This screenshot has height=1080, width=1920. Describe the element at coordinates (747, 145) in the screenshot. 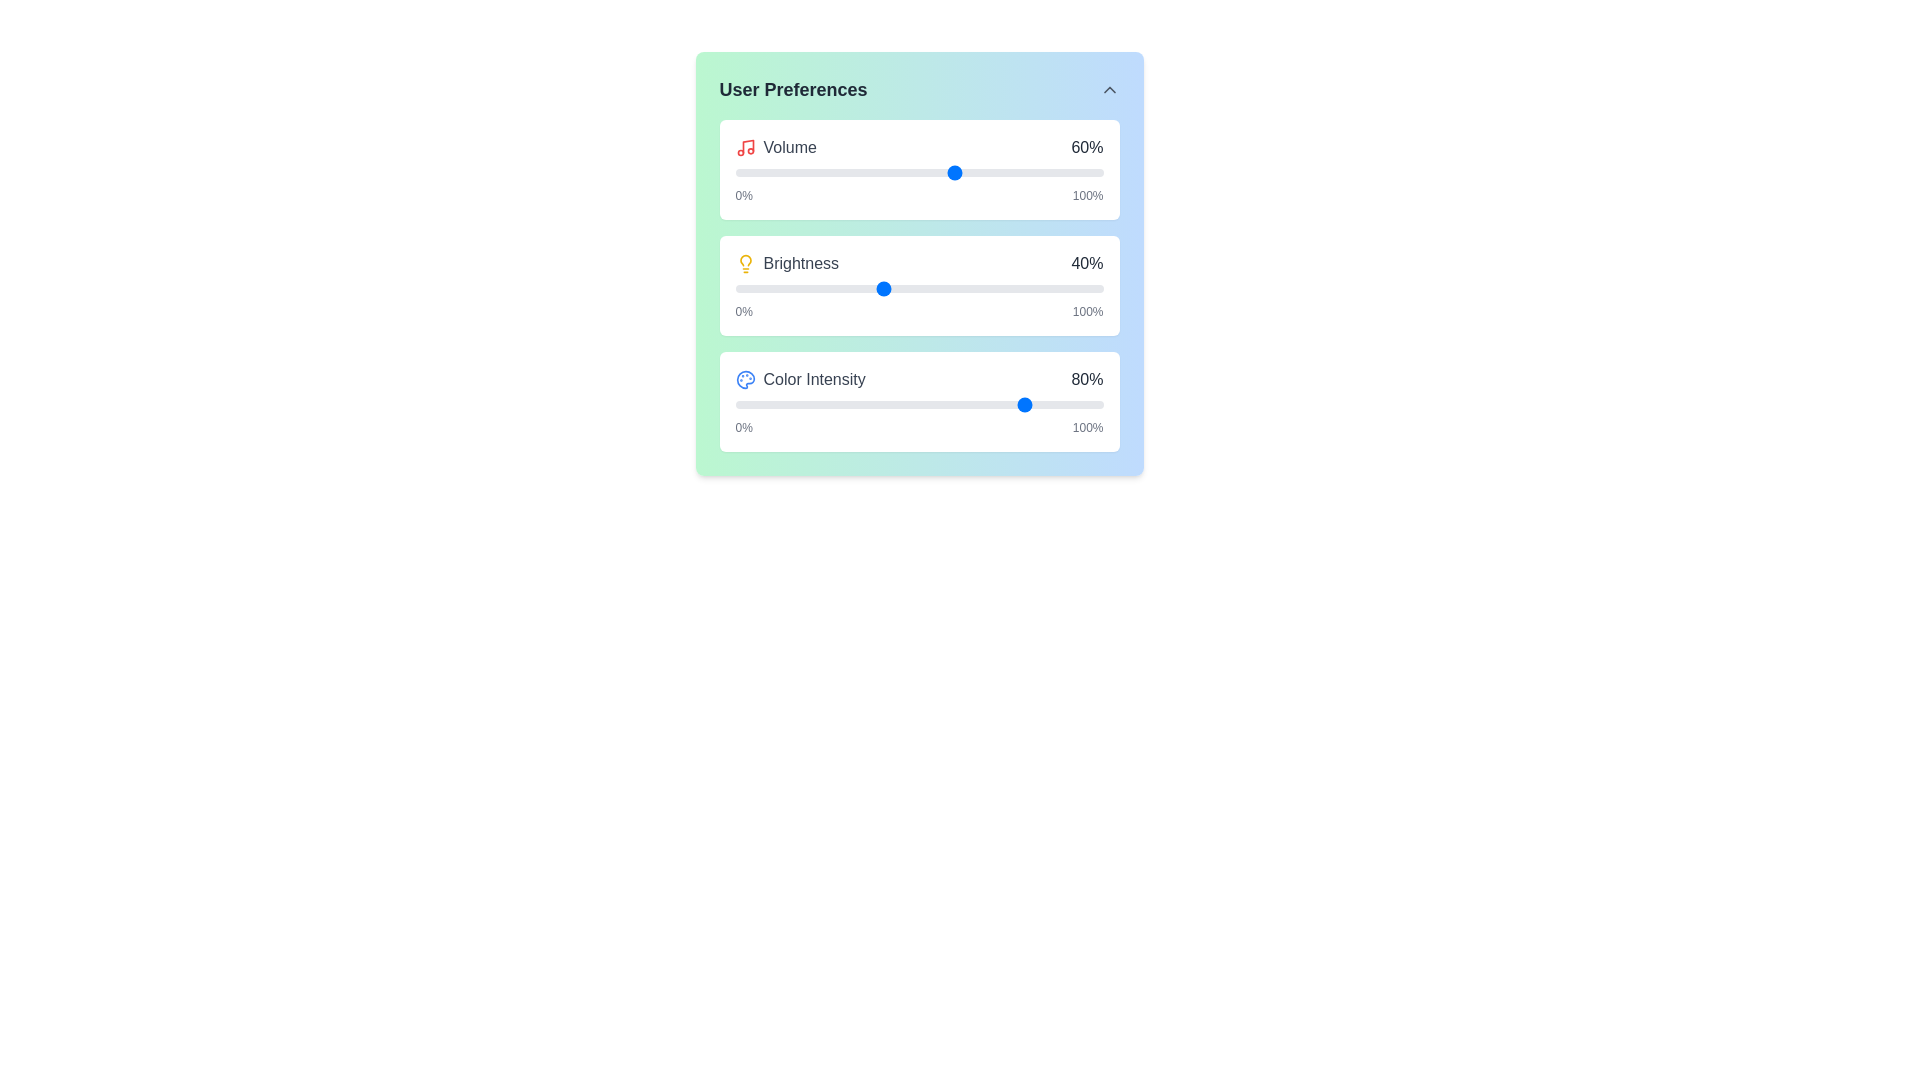

I see `the central vertical line of the musical note icon, which is styled in red and located in the top row of the settings panel next to the 'Volume' slider` at that location.